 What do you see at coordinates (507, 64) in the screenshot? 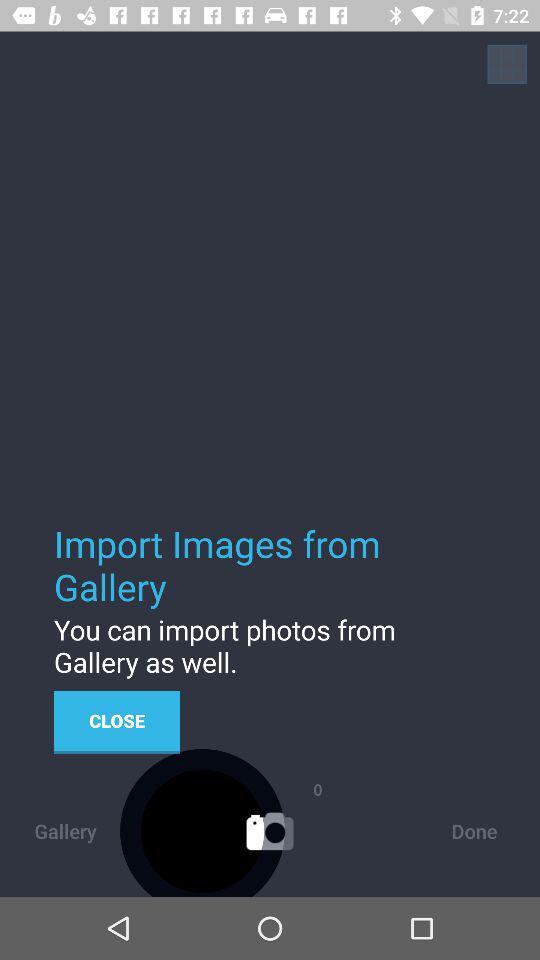
I see `open the menu` at bounding box center [507, 64].